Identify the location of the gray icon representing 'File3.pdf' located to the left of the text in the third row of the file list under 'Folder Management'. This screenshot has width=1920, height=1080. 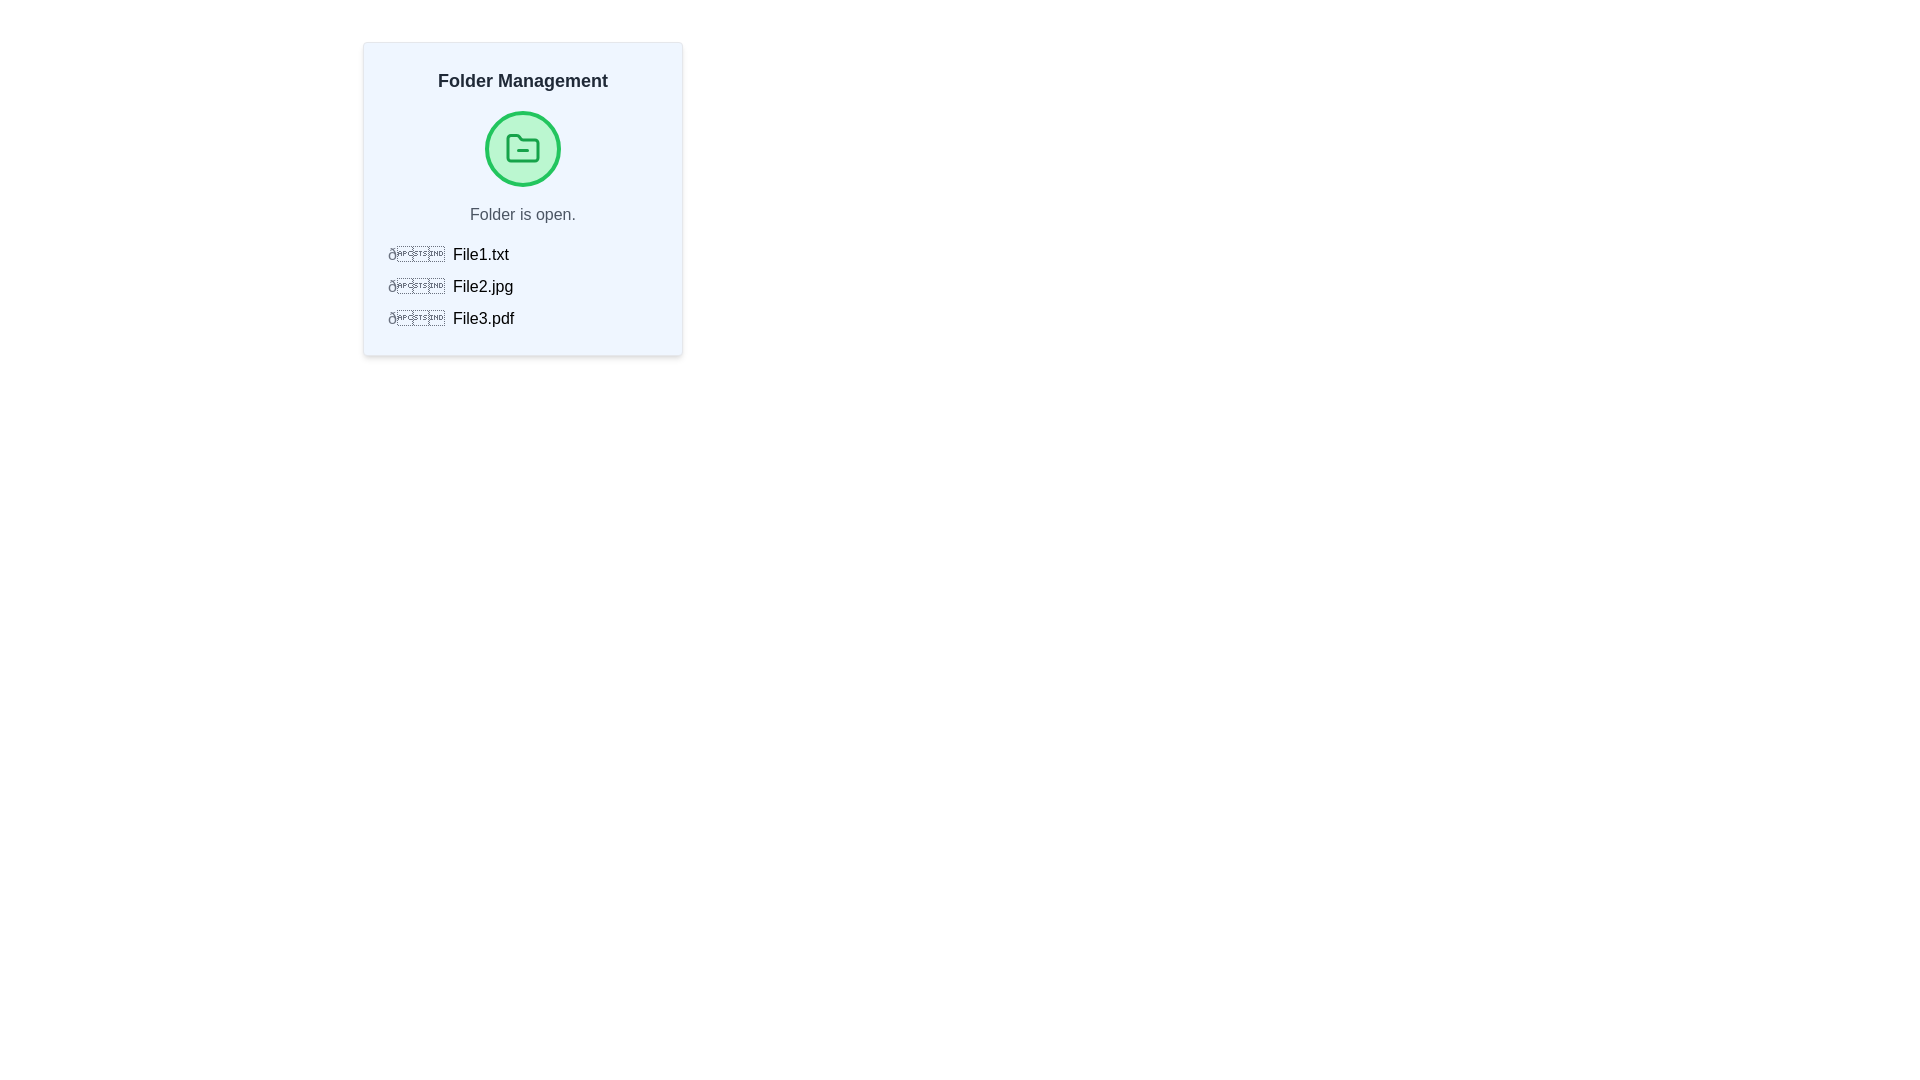
(415, 318).